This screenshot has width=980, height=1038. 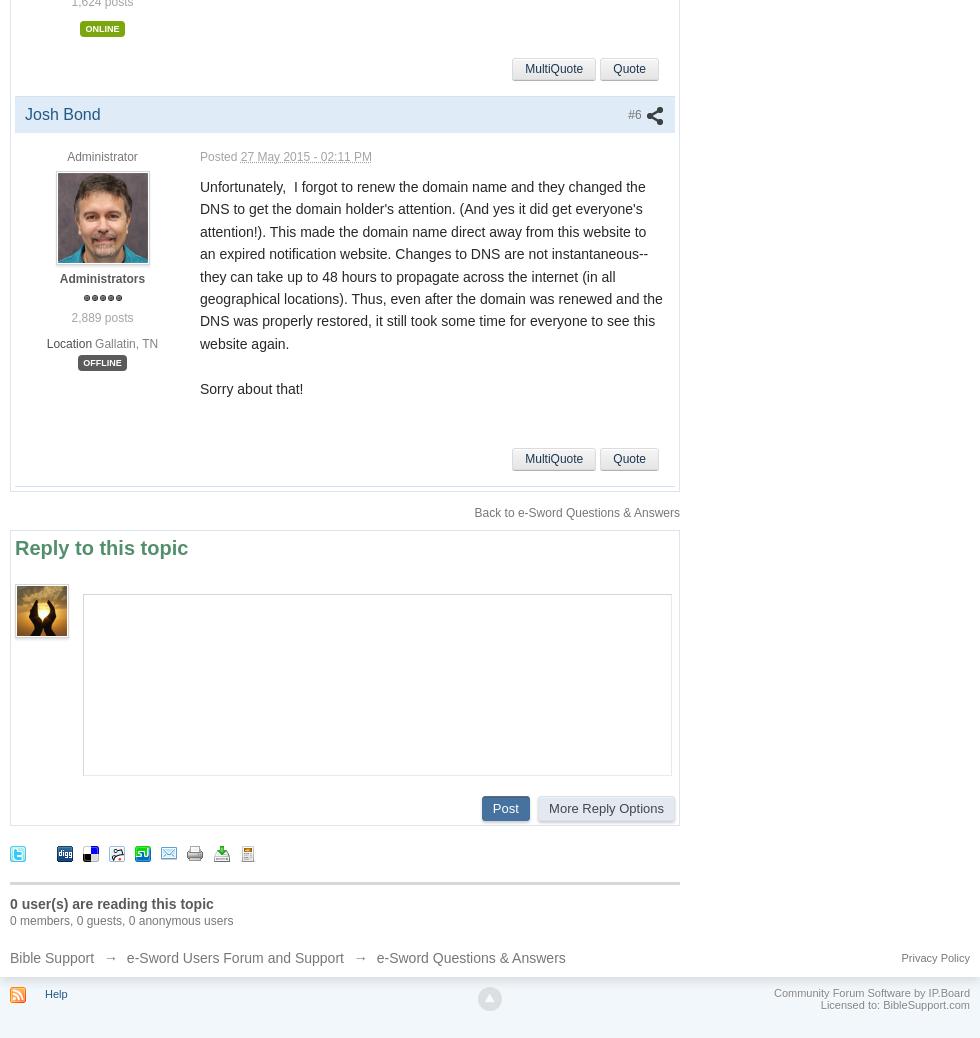 I want to click on 'Administrator', so click(x=102, y=156).